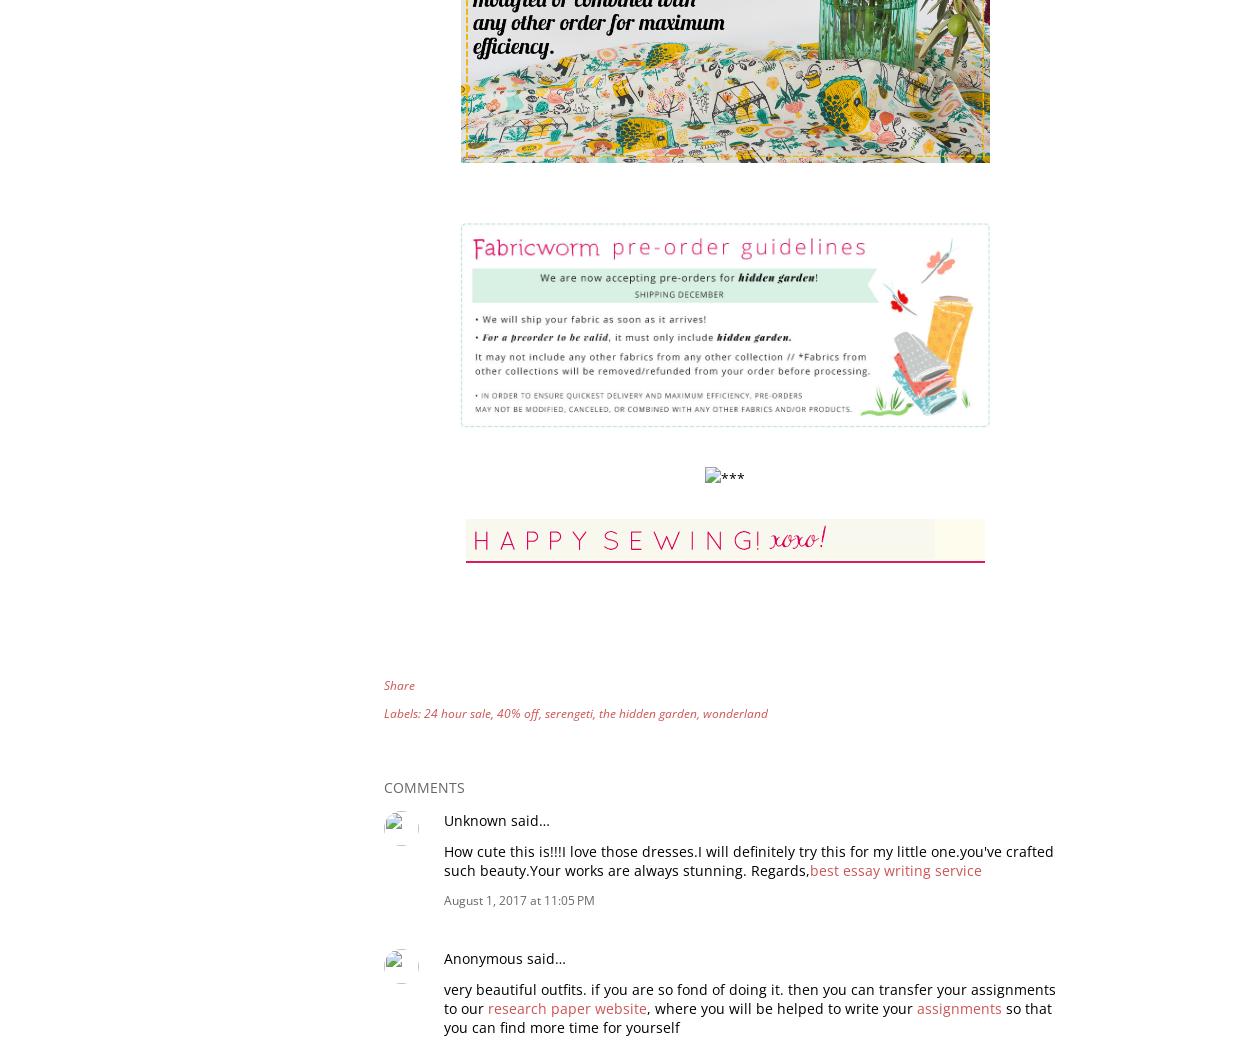  I want to click on 'best essay writing service', so click(810, 868).